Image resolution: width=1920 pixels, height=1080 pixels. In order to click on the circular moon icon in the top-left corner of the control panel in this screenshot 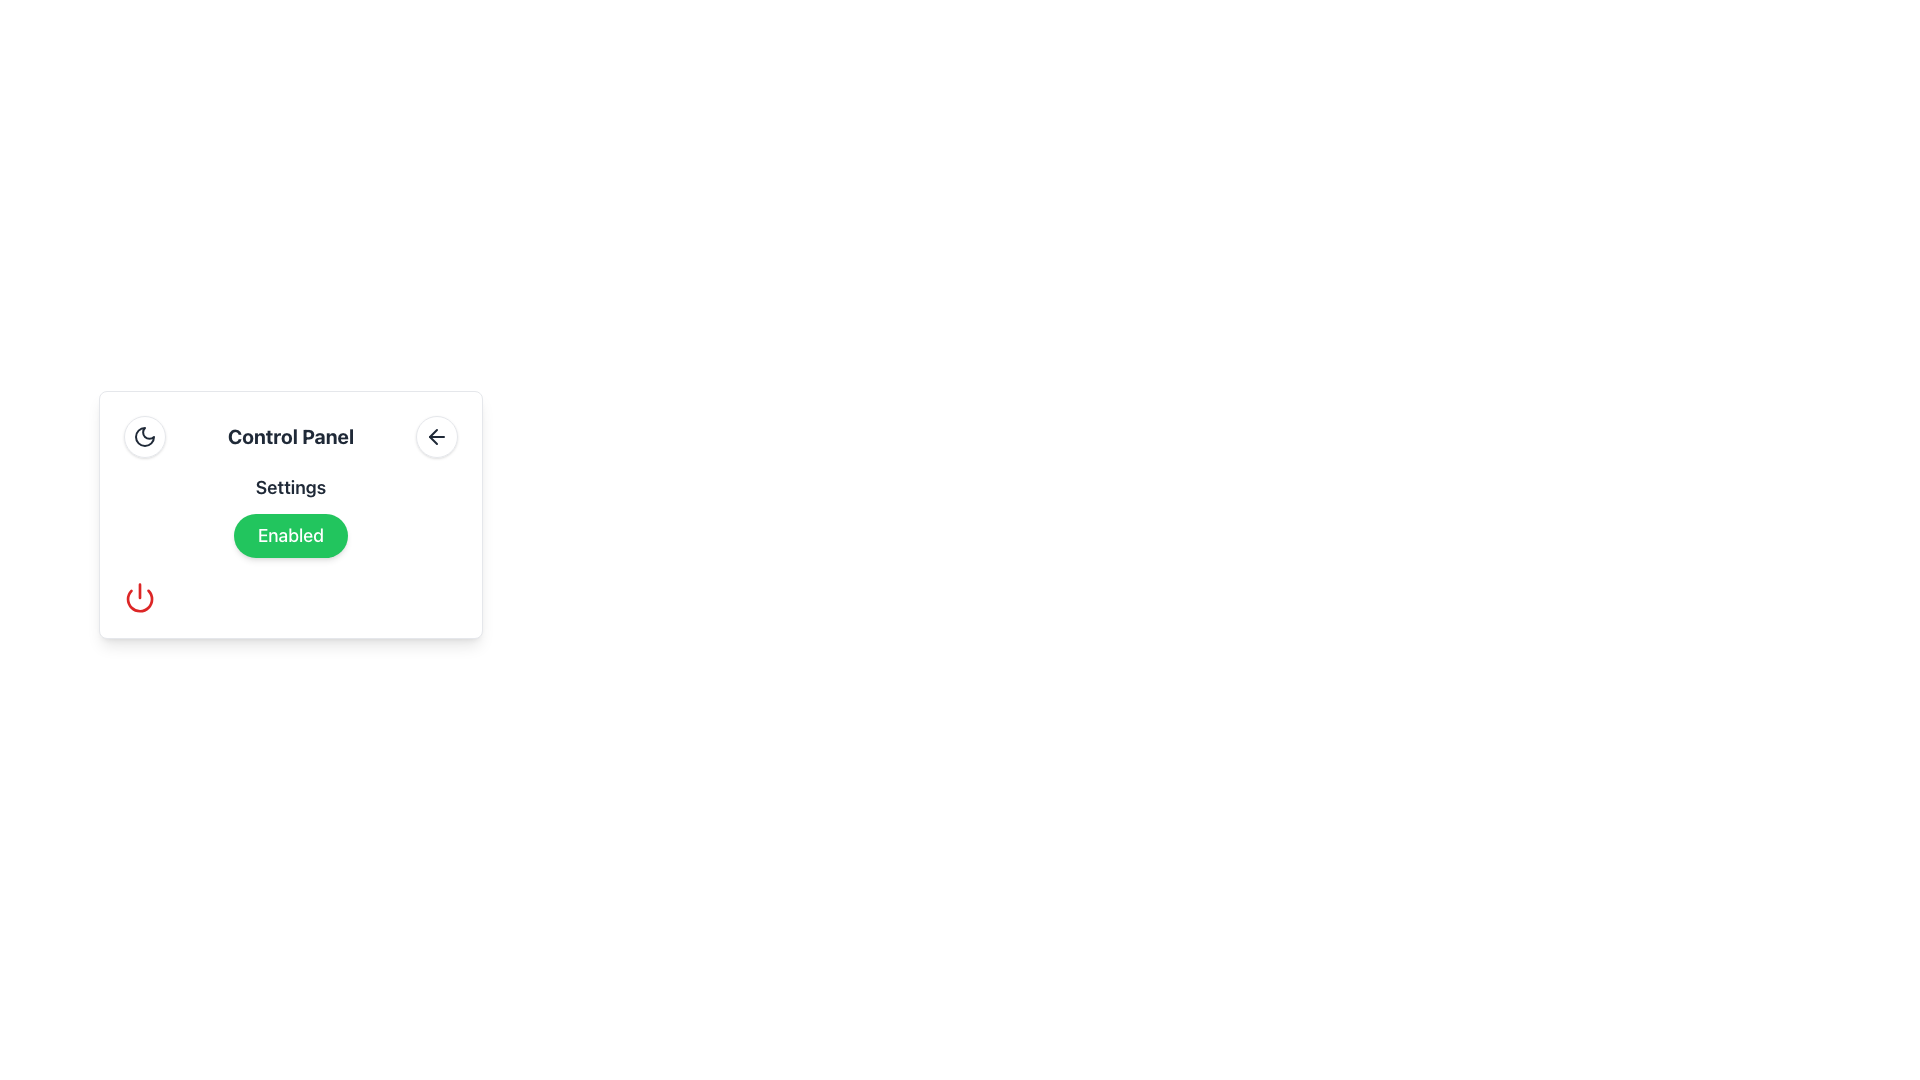, I will do `click(143, 435)`.